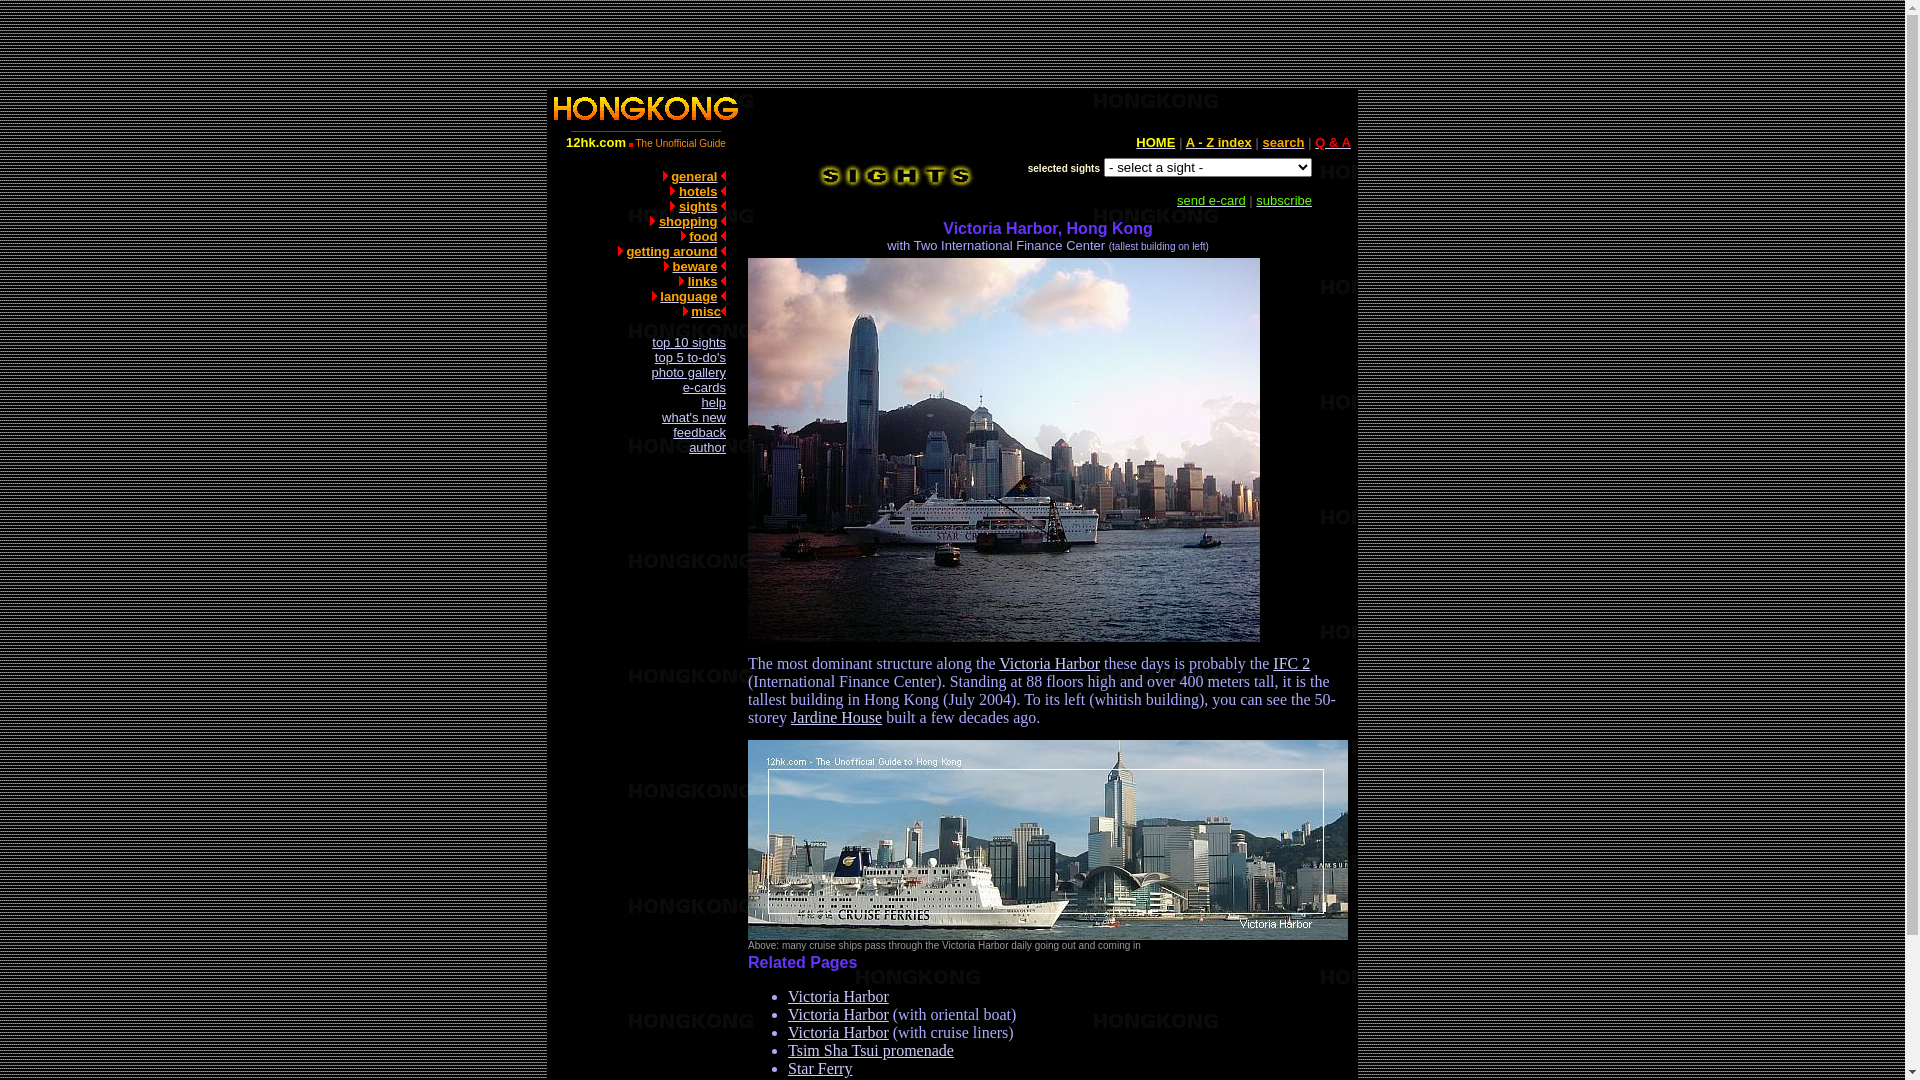 This screenshot has width=1920, height=1080. I want to click on 'getting around', so click(624, 250).